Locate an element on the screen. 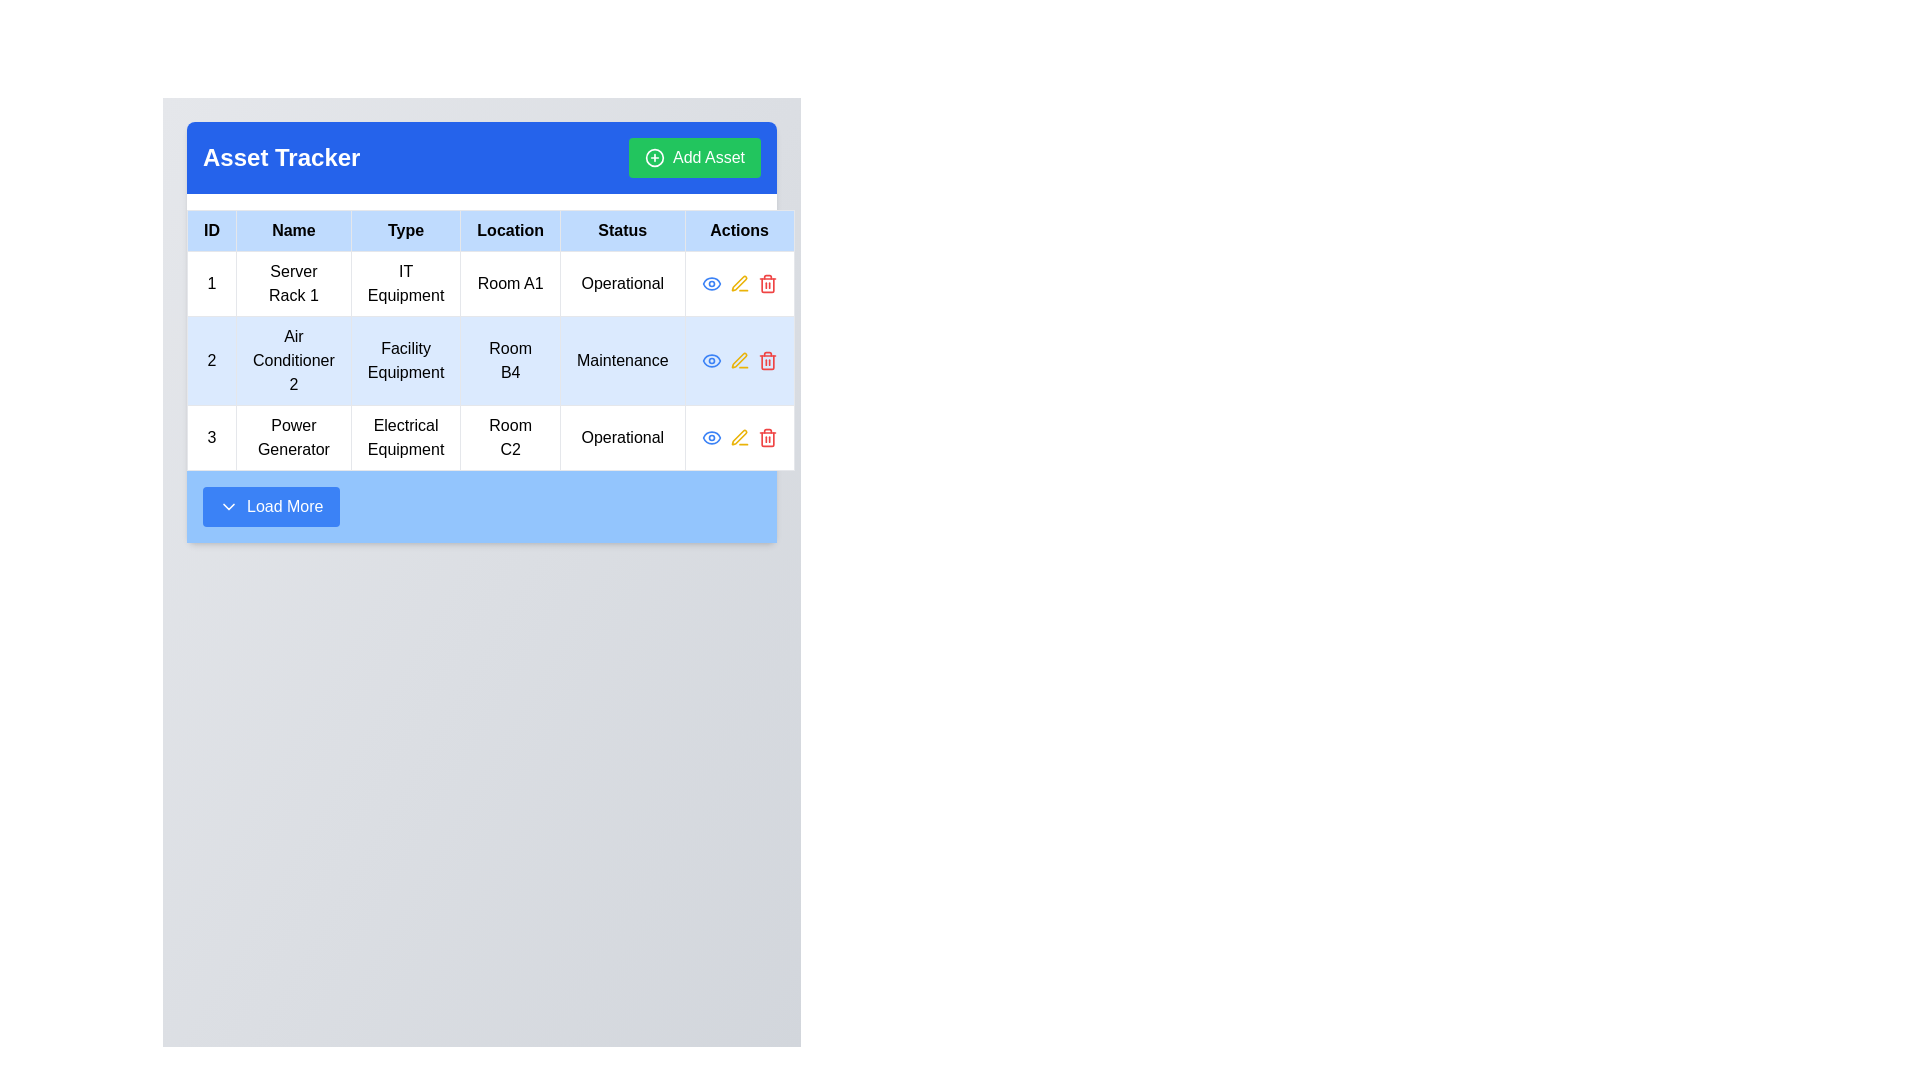 The width and height of the screenshot is (1920, 1080). the eye icon button, which is the first interactive icon in the 'Actions' column adjacent to the 'Operational' status in the first row of the data table, to observe its style change is located at coordinates (711, 437).